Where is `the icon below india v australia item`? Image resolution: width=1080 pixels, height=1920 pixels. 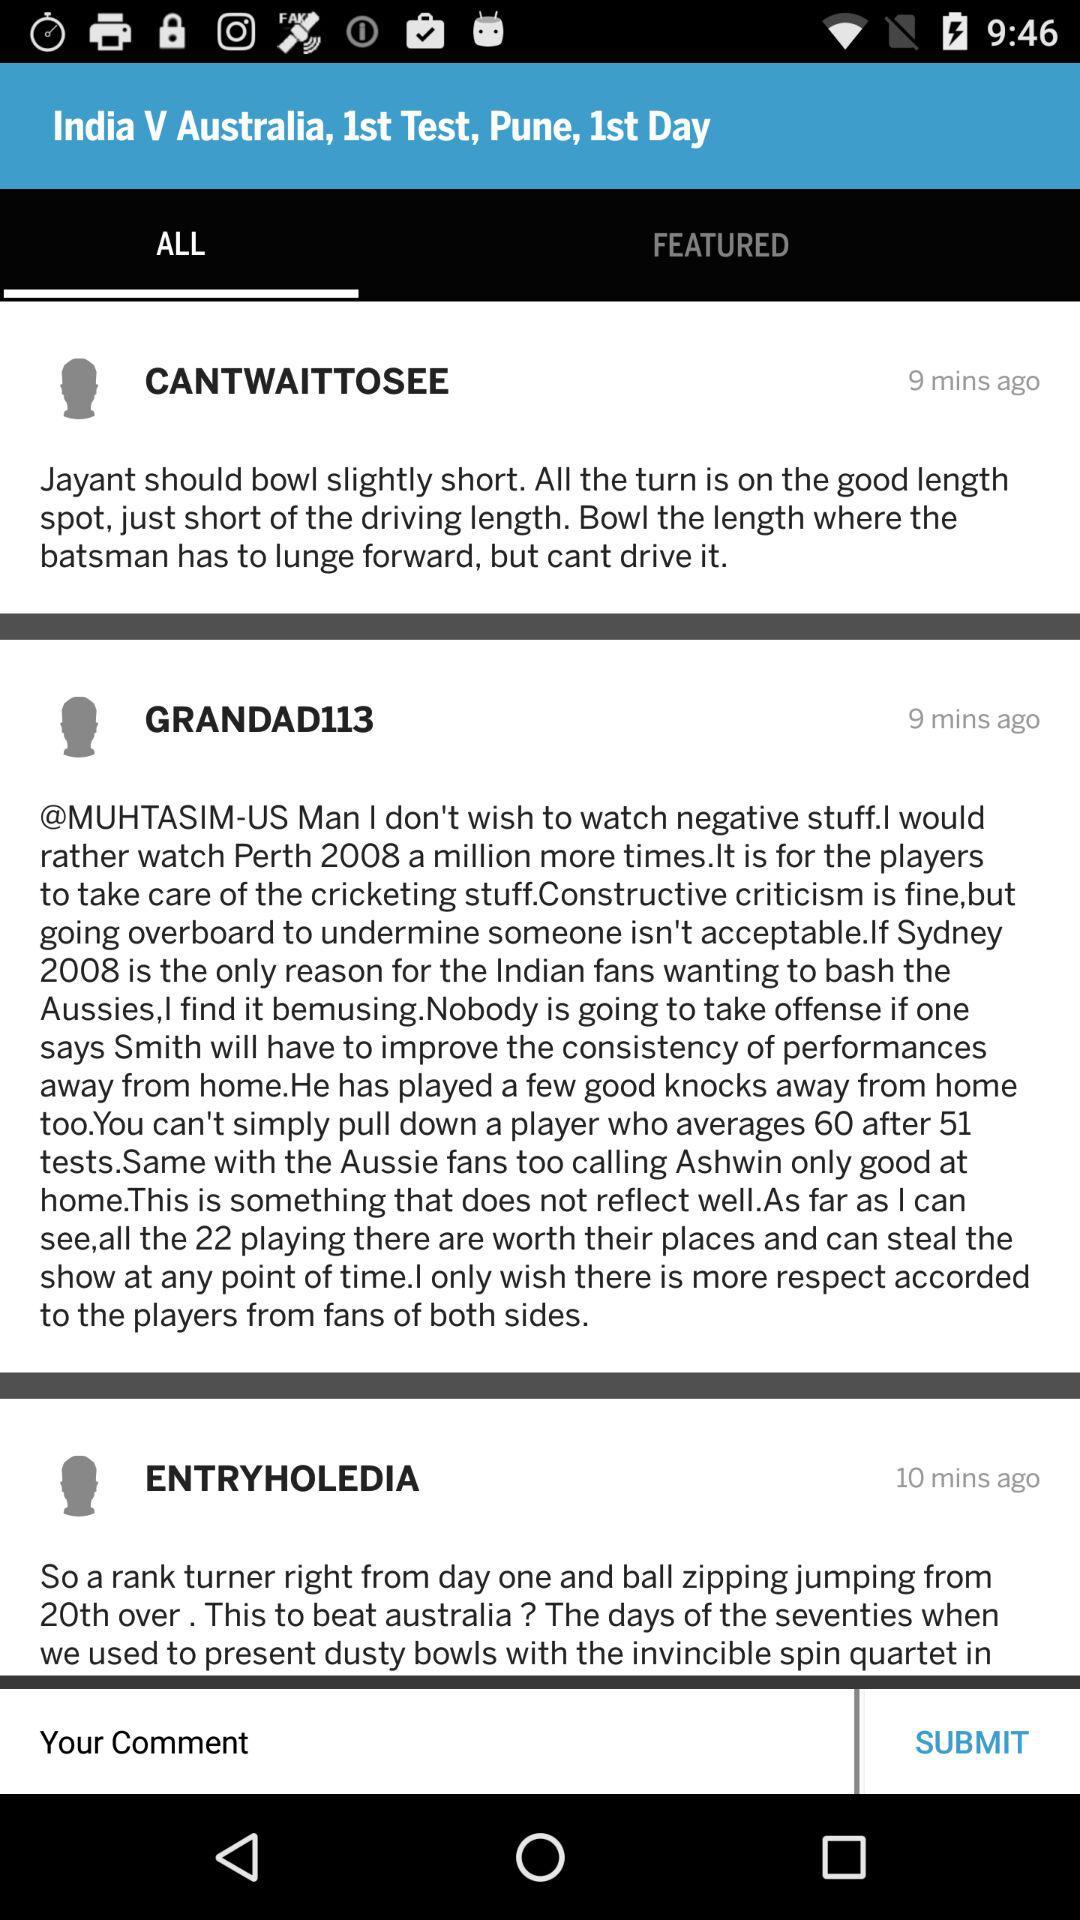 the icon below india v australia item is located at coordinates (721, 244).